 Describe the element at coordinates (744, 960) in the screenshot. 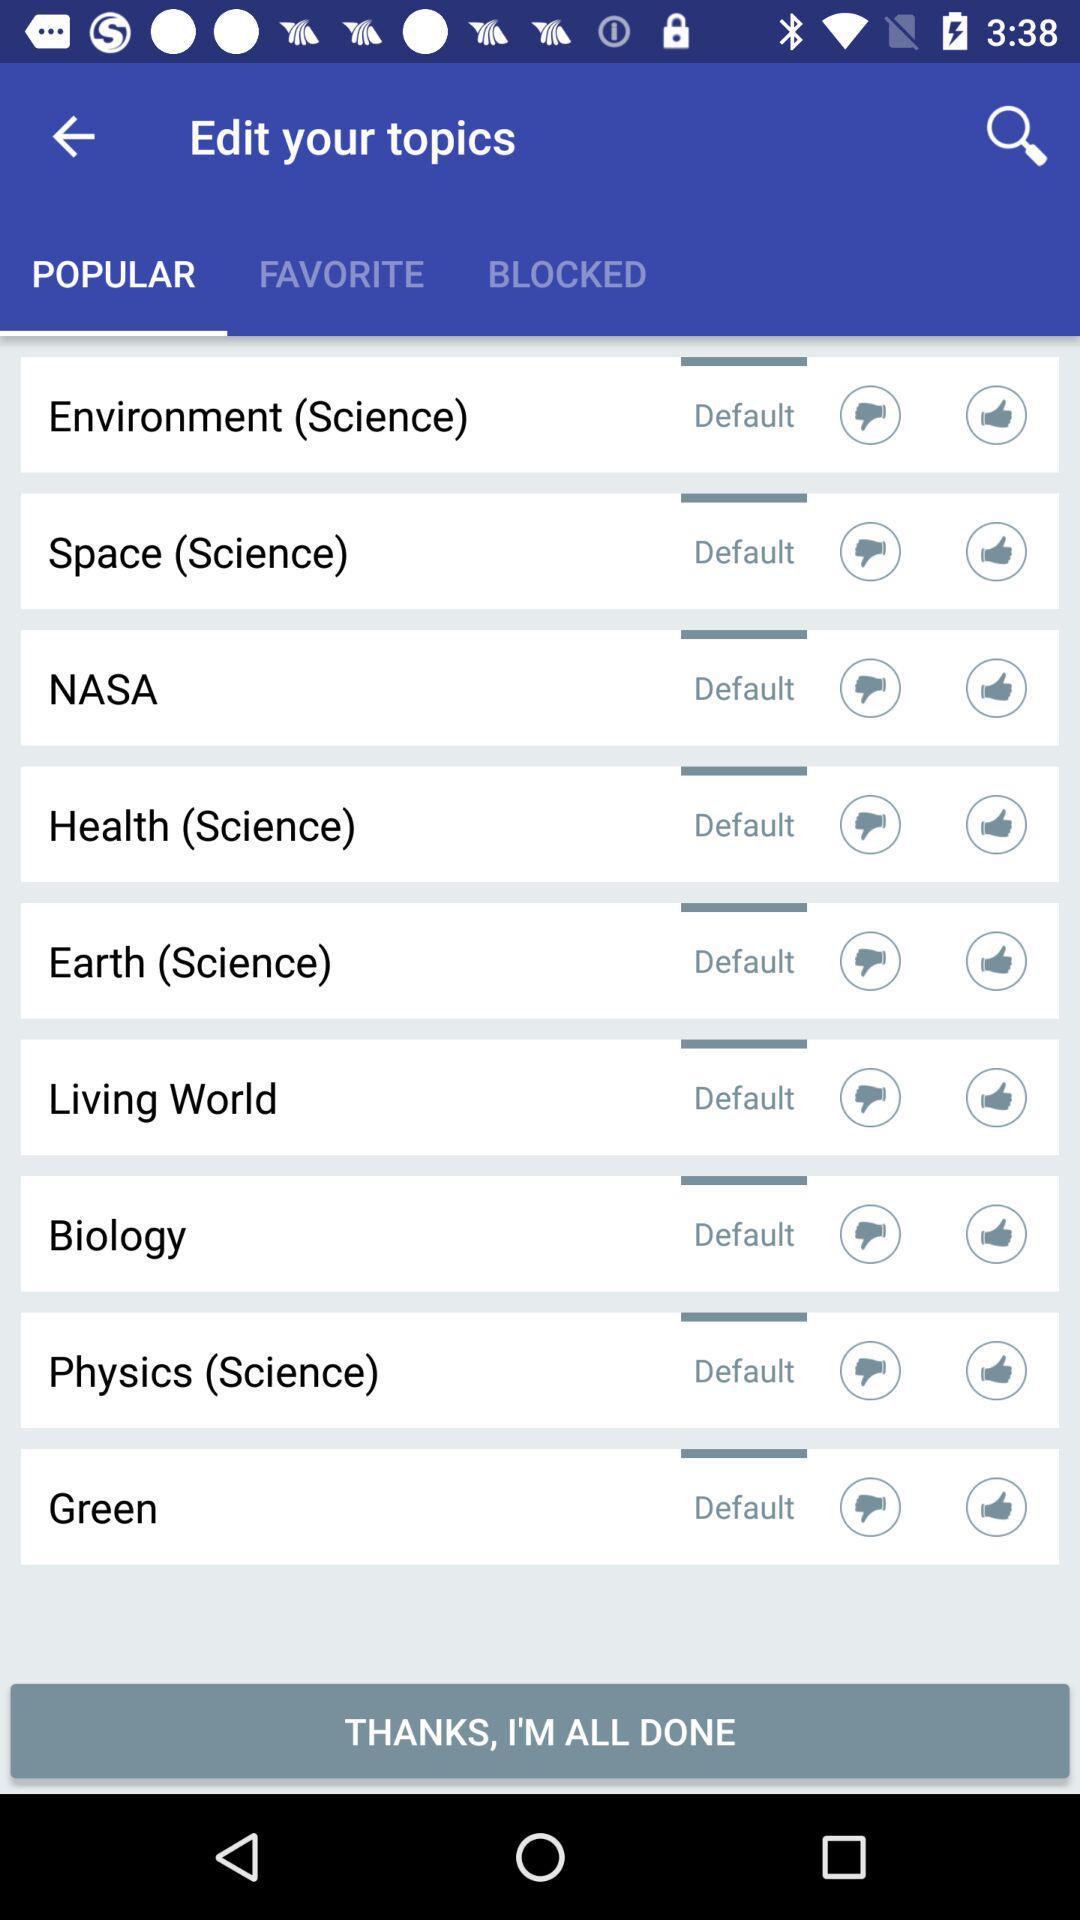

I see `the default option beside earthscience` at that location.